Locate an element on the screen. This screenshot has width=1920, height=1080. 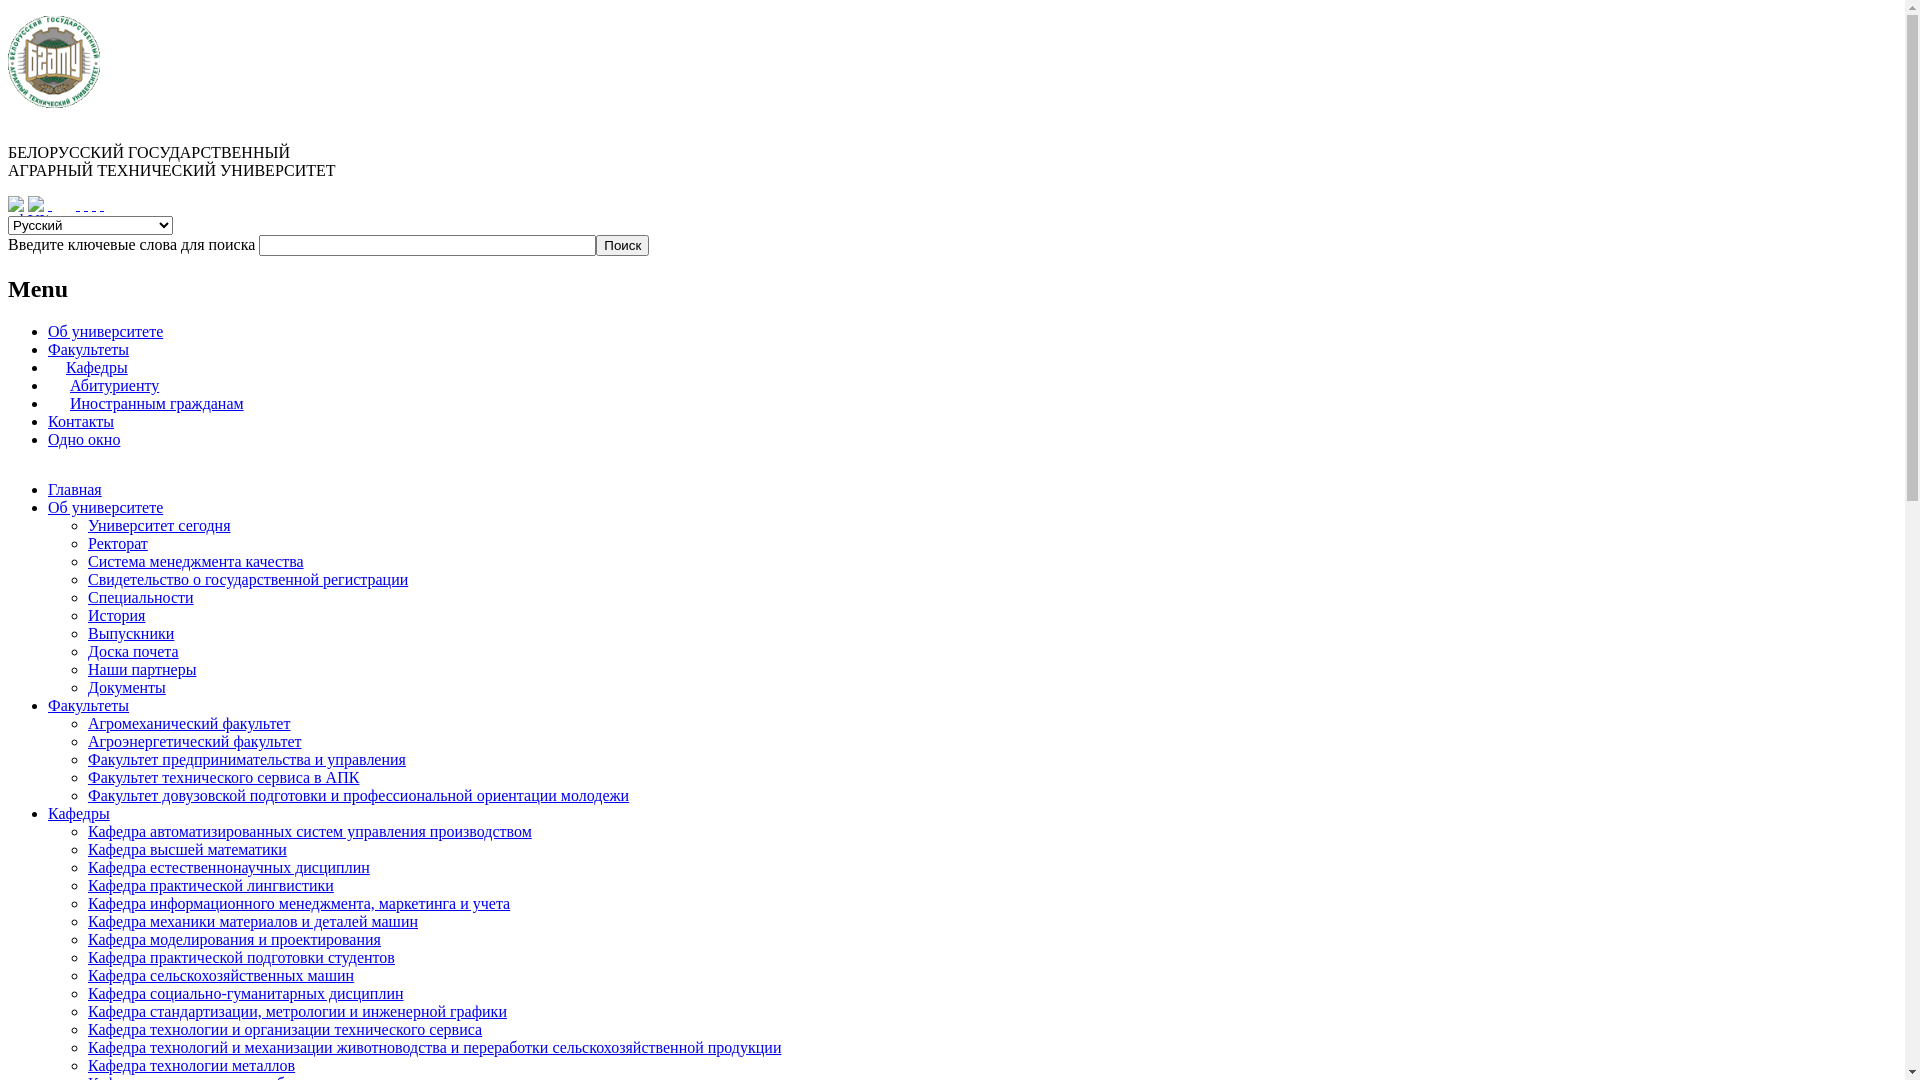
' ' is located at coordinates (77, 204).